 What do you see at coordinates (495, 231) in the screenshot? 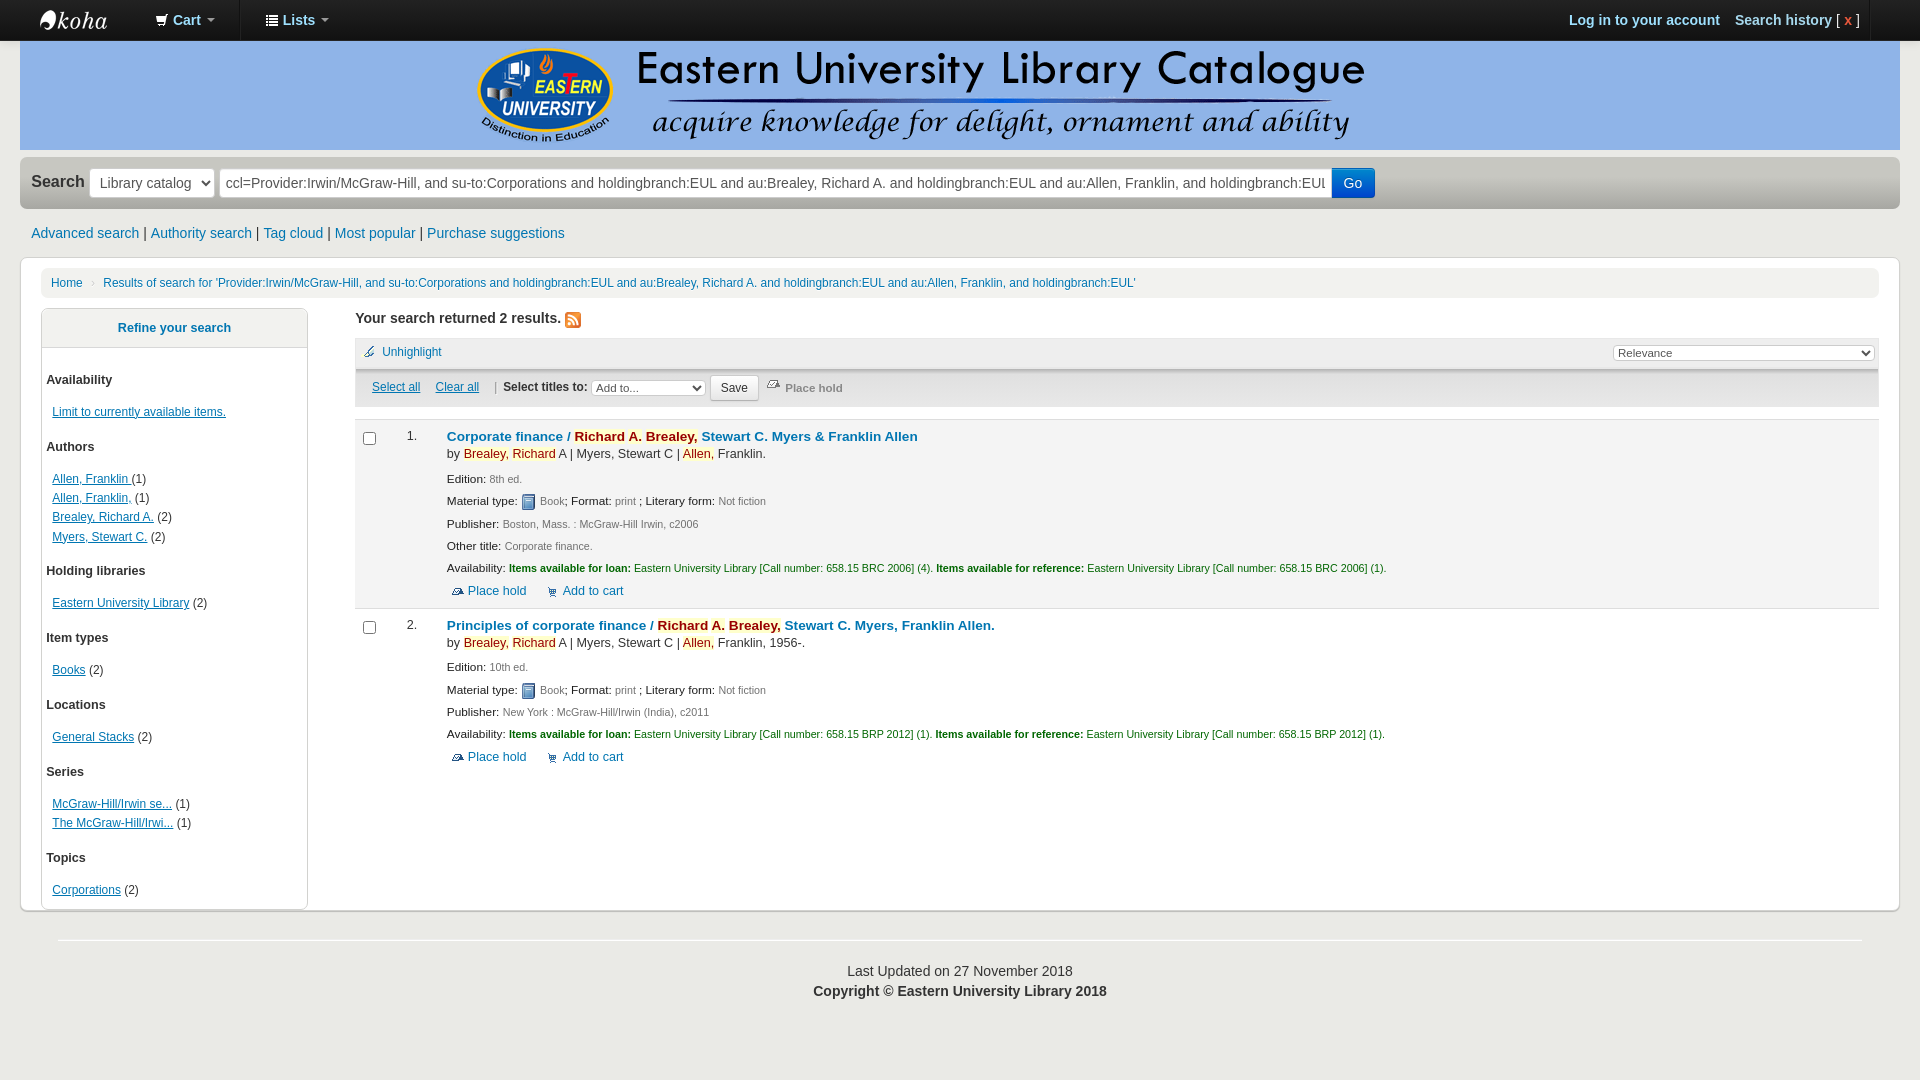
I see `'Purchase suggestions'` at bounding box center [495, 231].